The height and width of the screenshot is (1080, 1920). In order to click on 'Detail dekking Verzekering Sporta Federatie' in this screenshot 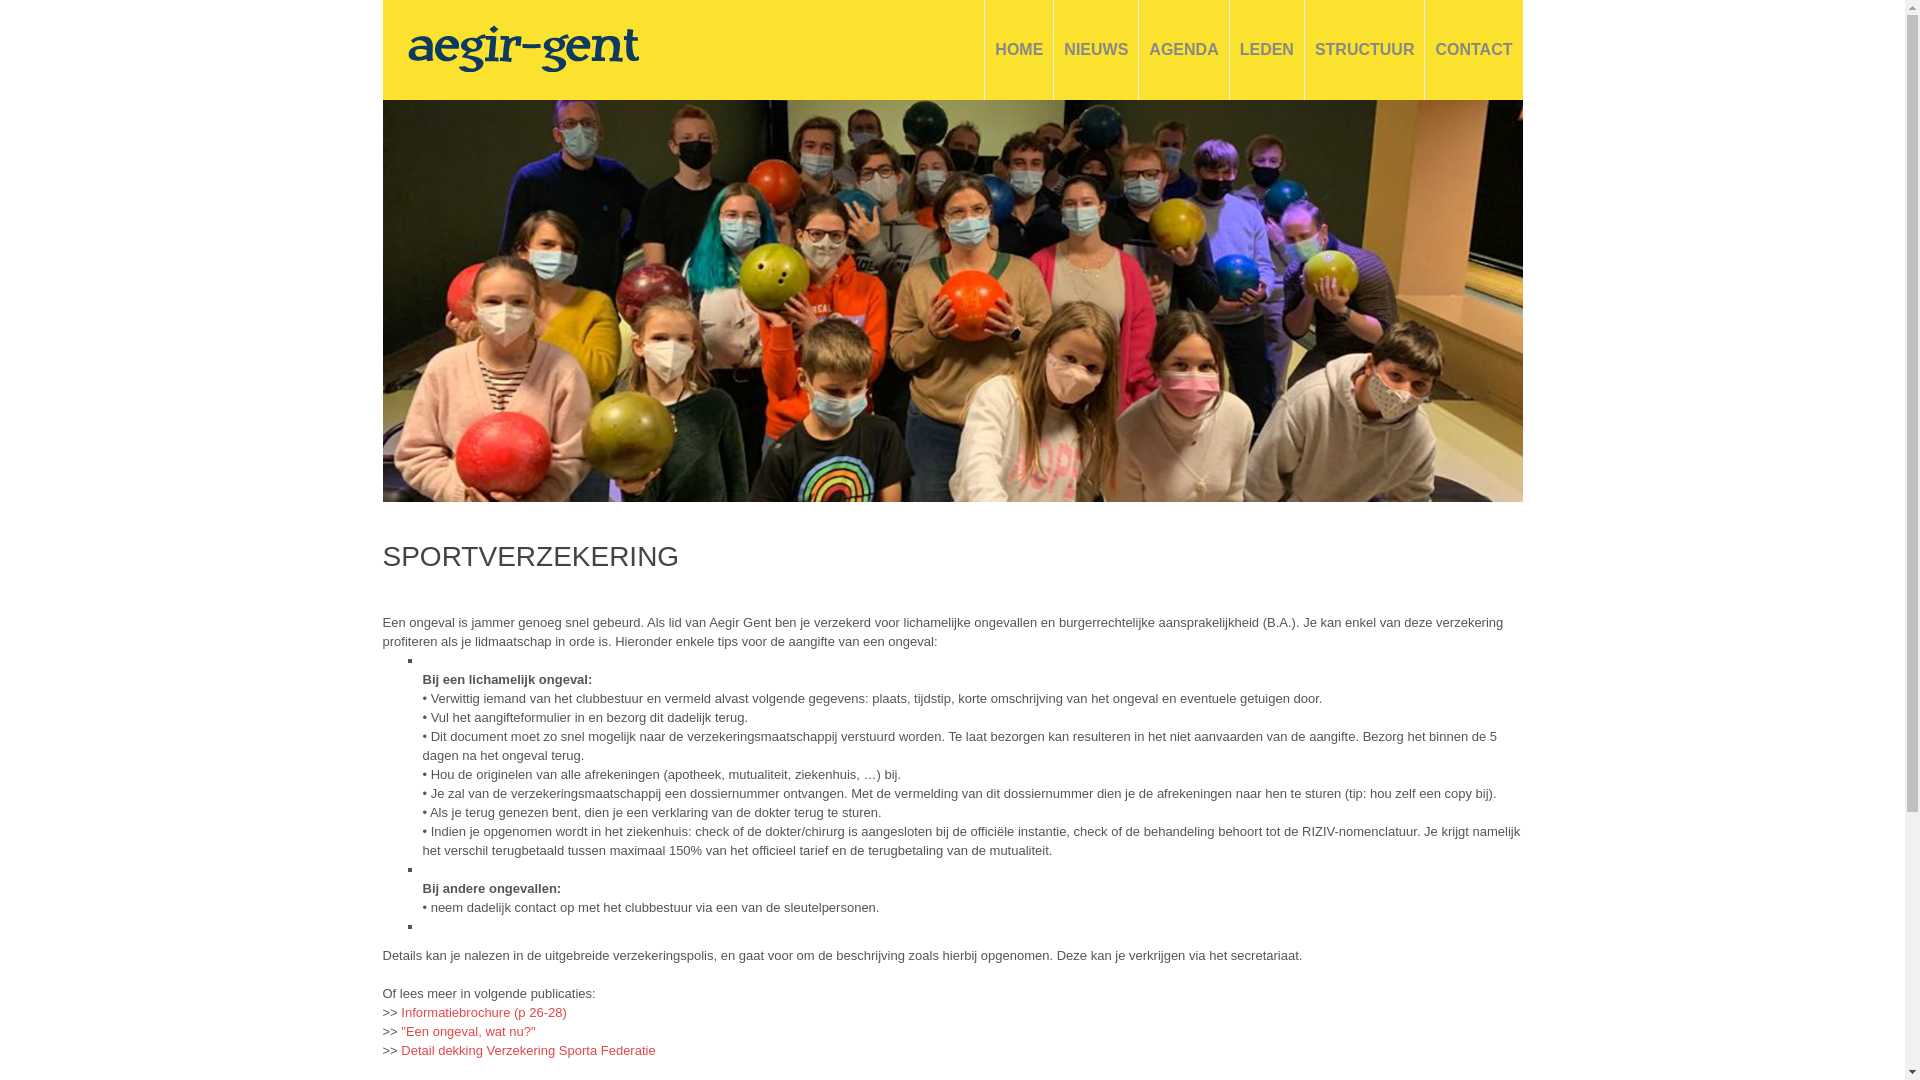, I will do `click(528, 1049)`.